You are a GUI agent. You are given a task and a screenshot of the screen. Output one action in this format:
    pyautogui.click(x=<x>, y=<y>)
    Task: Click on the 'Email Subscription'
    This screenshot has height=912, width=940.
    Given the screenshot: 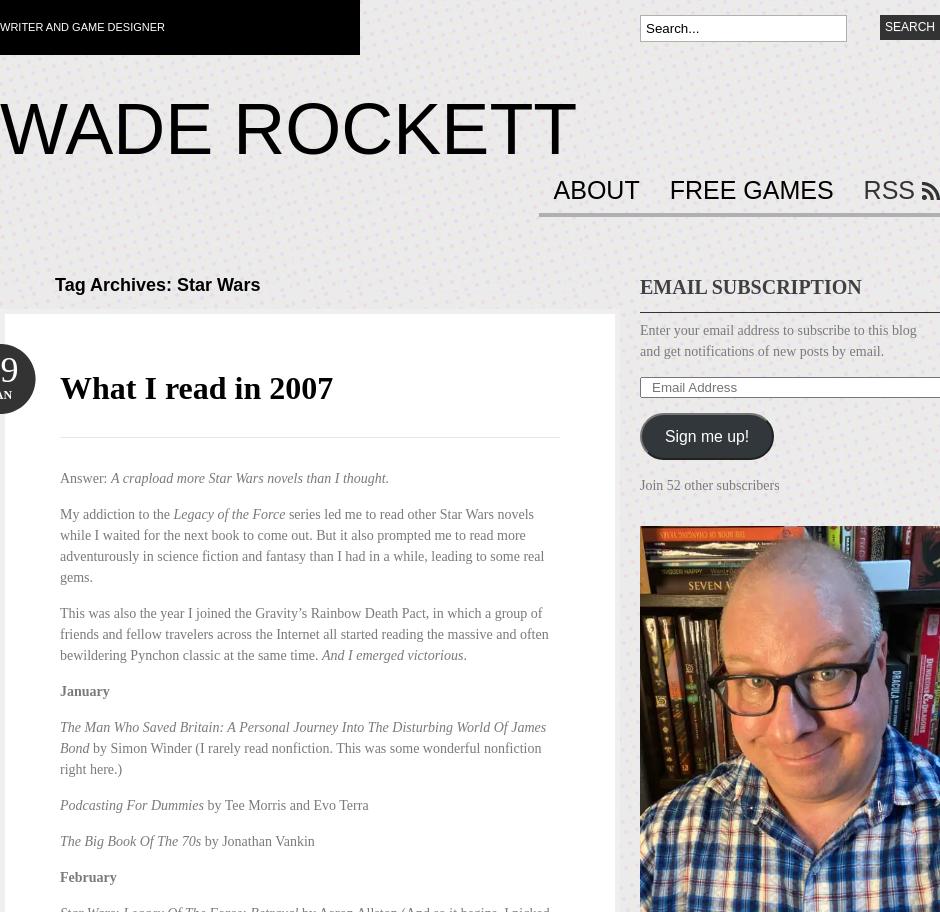 What is the action you would take?
    pyautogui.click(x=749, y=286)
    